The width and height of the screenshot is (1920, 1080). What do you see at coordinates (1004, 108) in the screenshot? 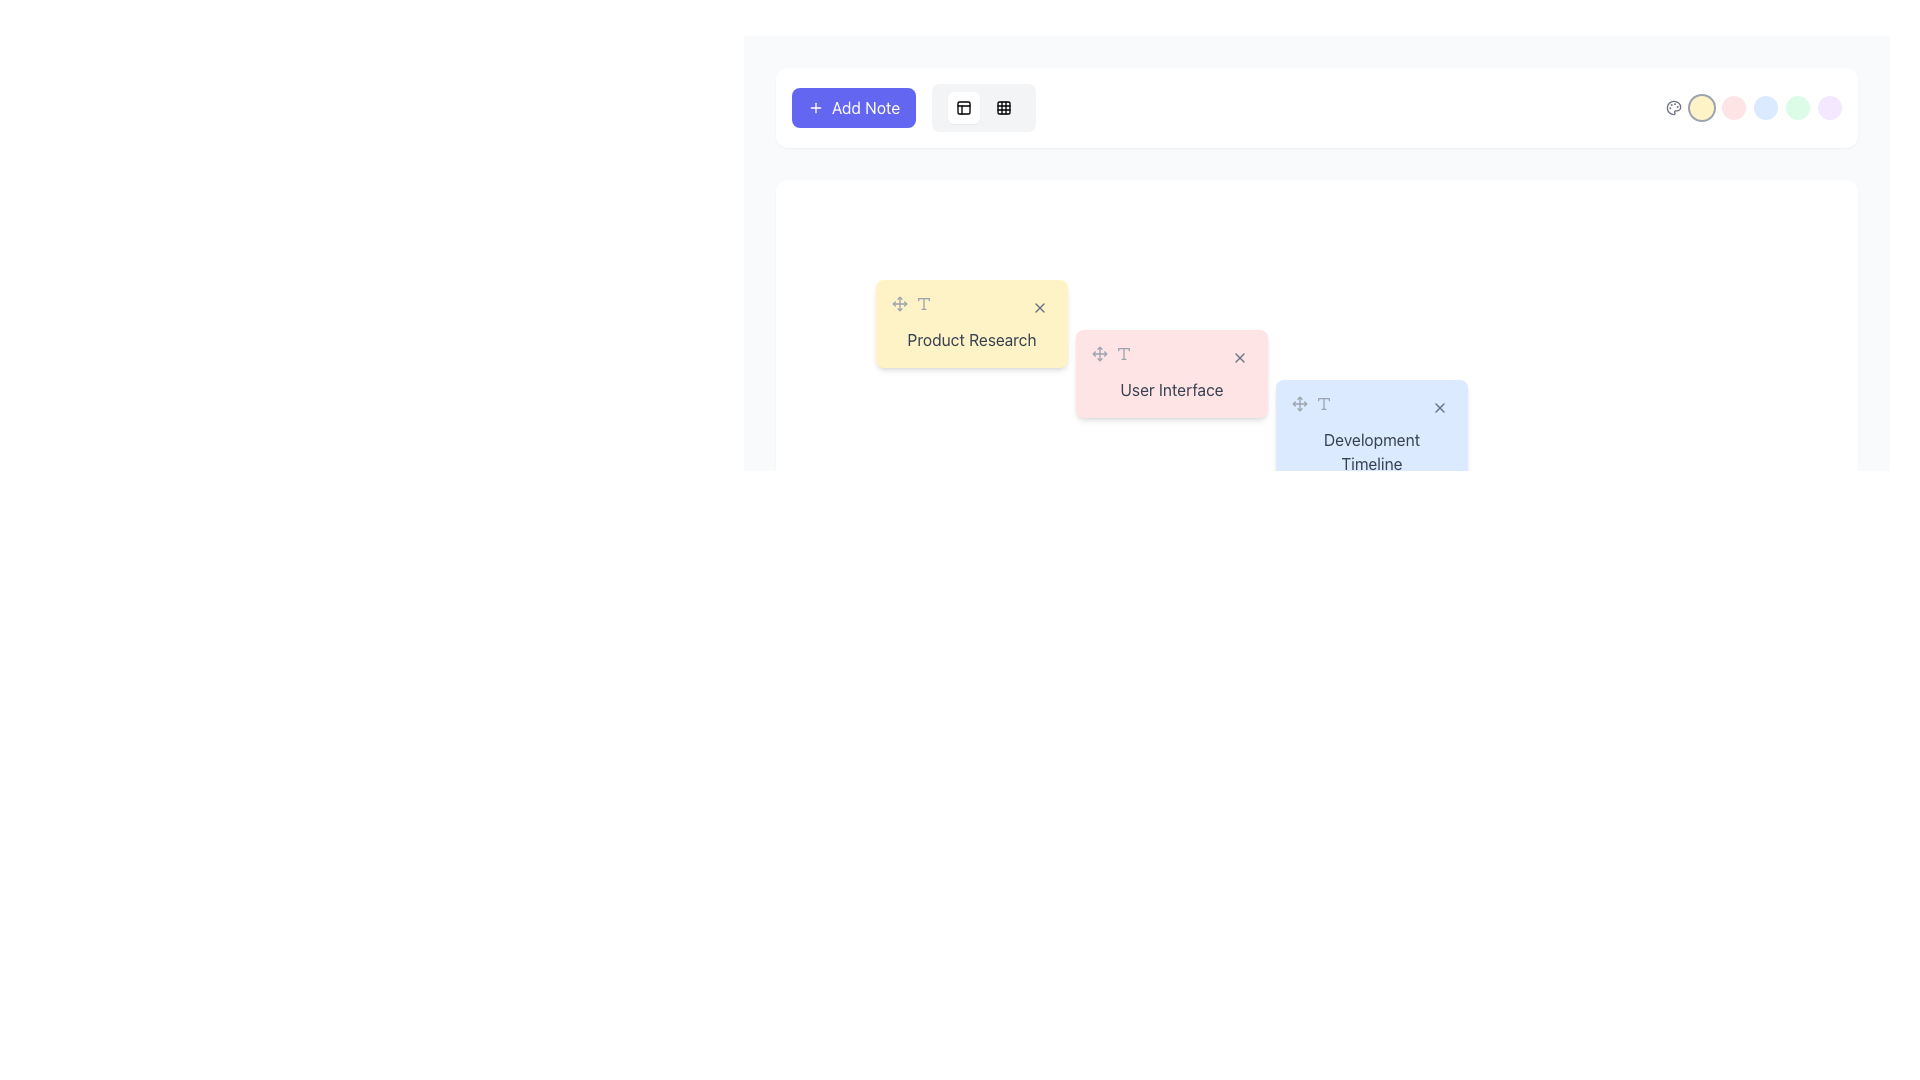
I see `the small square button with a grid icon located at the rightmost position in the toolbar` at bounding box center [1004, 108].